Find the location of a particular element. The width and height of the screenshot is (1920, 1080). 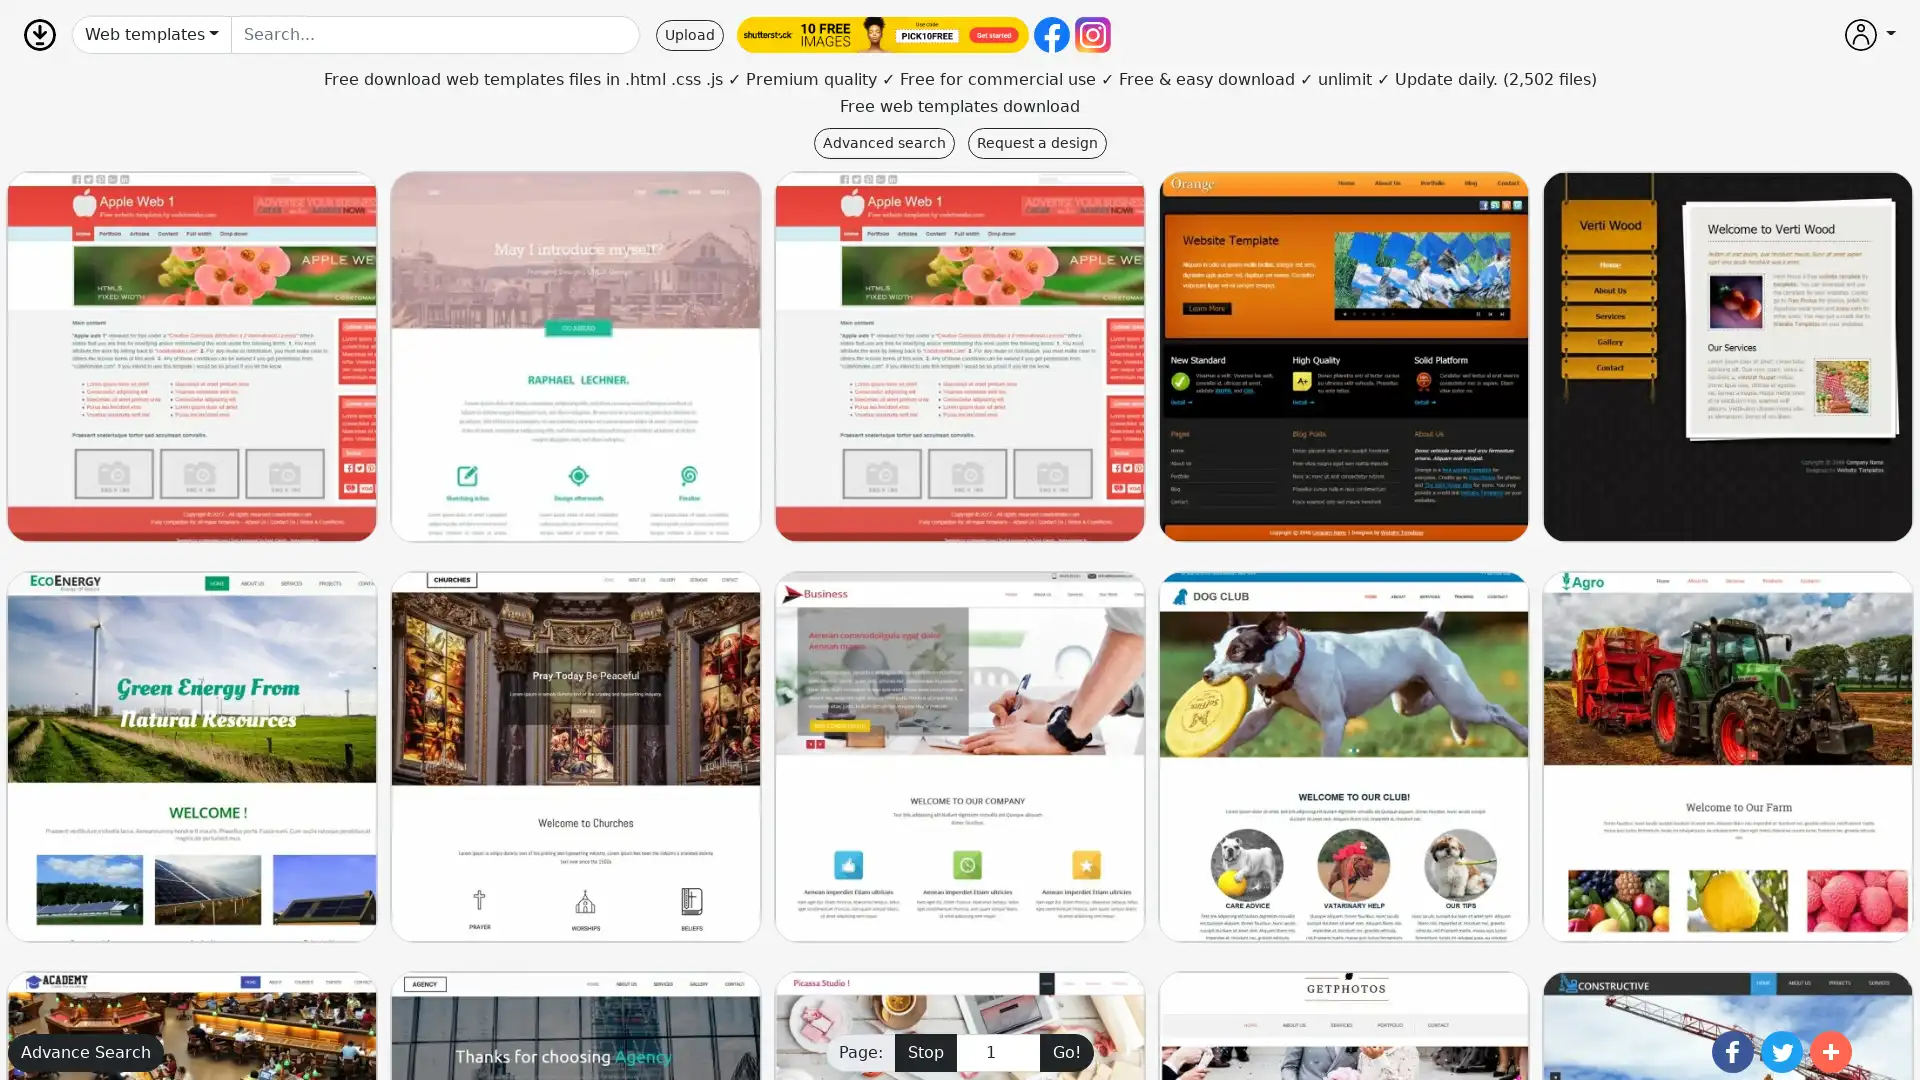

Go! is located at coordinates (1065, 1052).